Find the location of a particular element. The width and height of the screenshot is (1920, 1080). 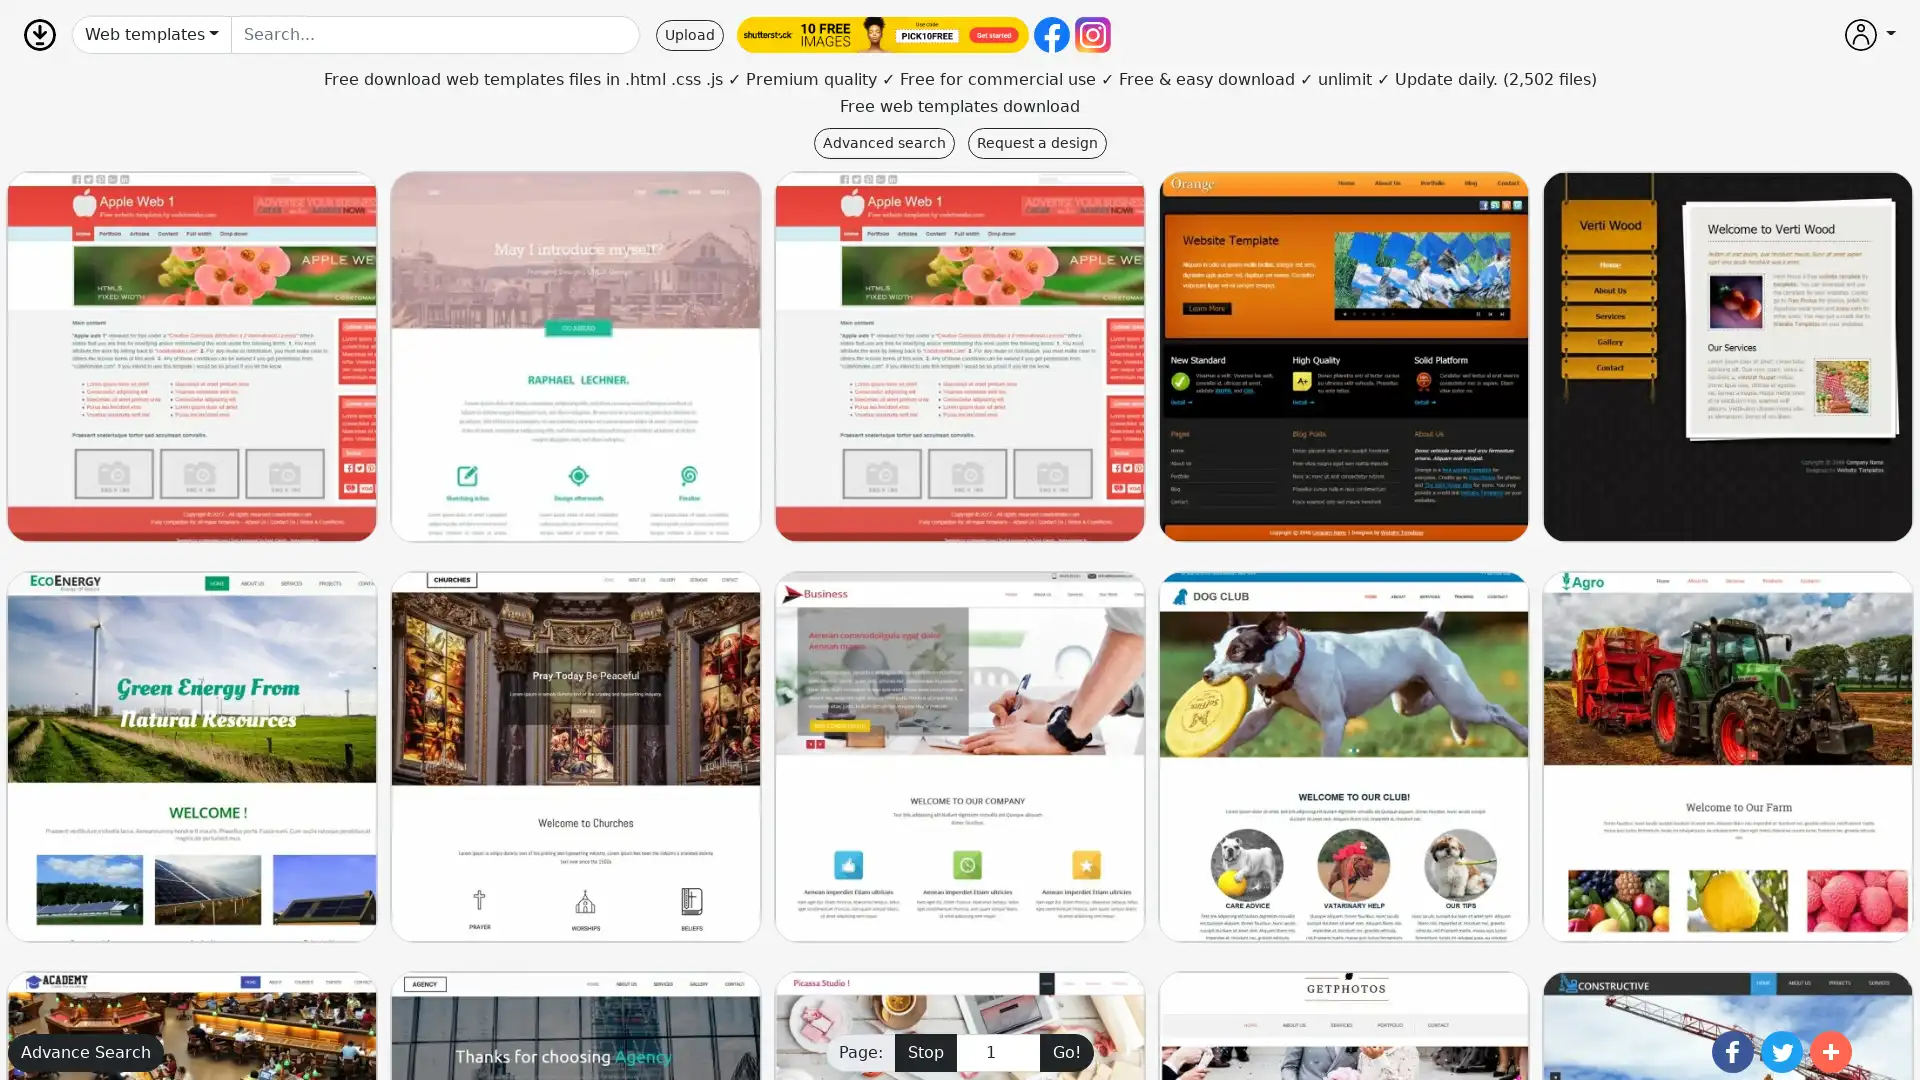

Go! is located at coordinates (1065, 1052).